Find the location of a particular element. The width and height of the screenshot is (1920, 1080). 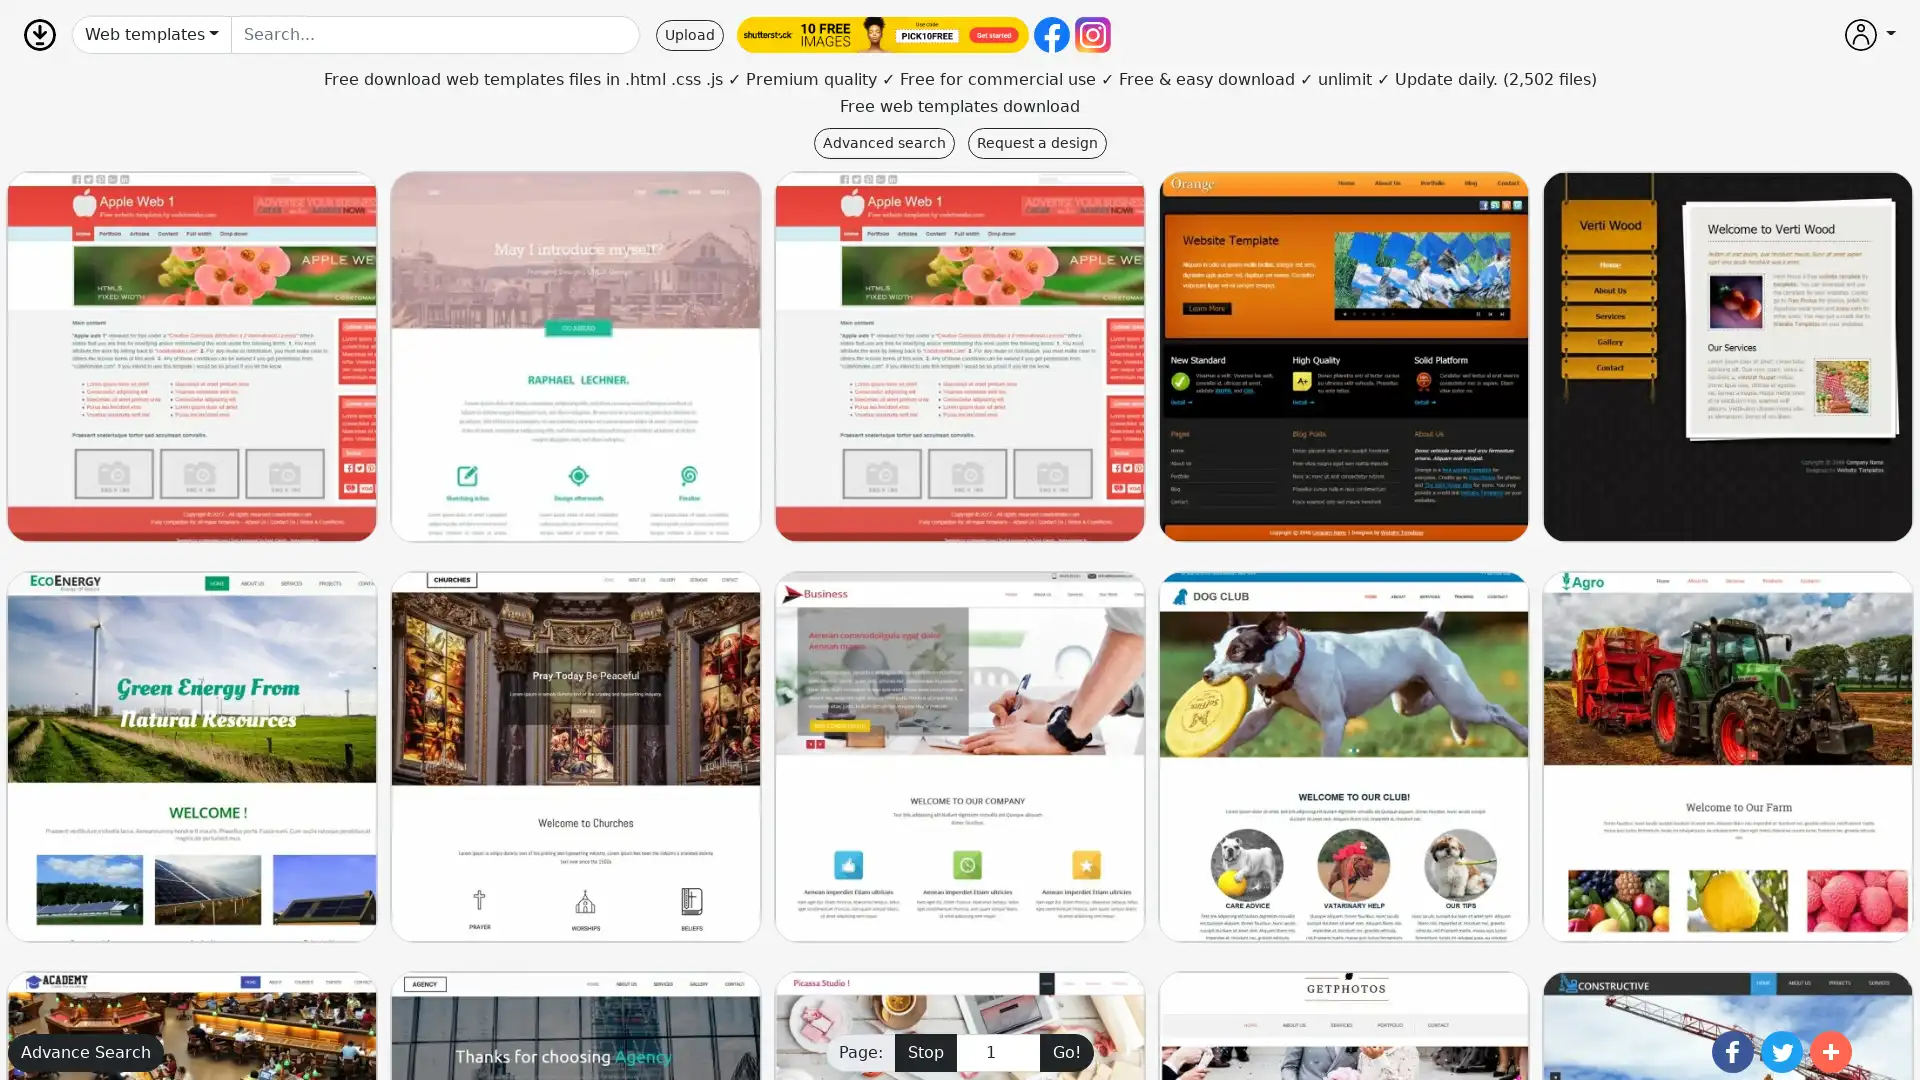

Go! is located at coordinates (1065, 1052).